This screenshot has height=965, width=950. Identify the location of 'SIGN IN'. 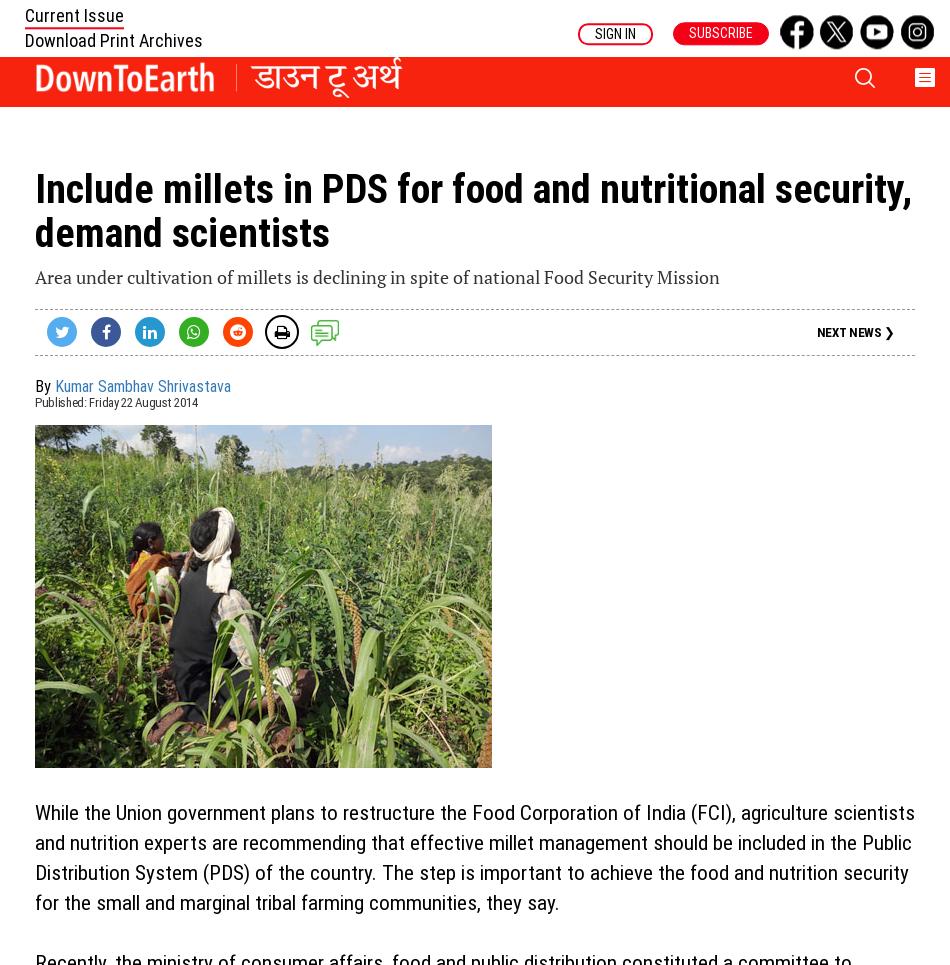
(615, 32).